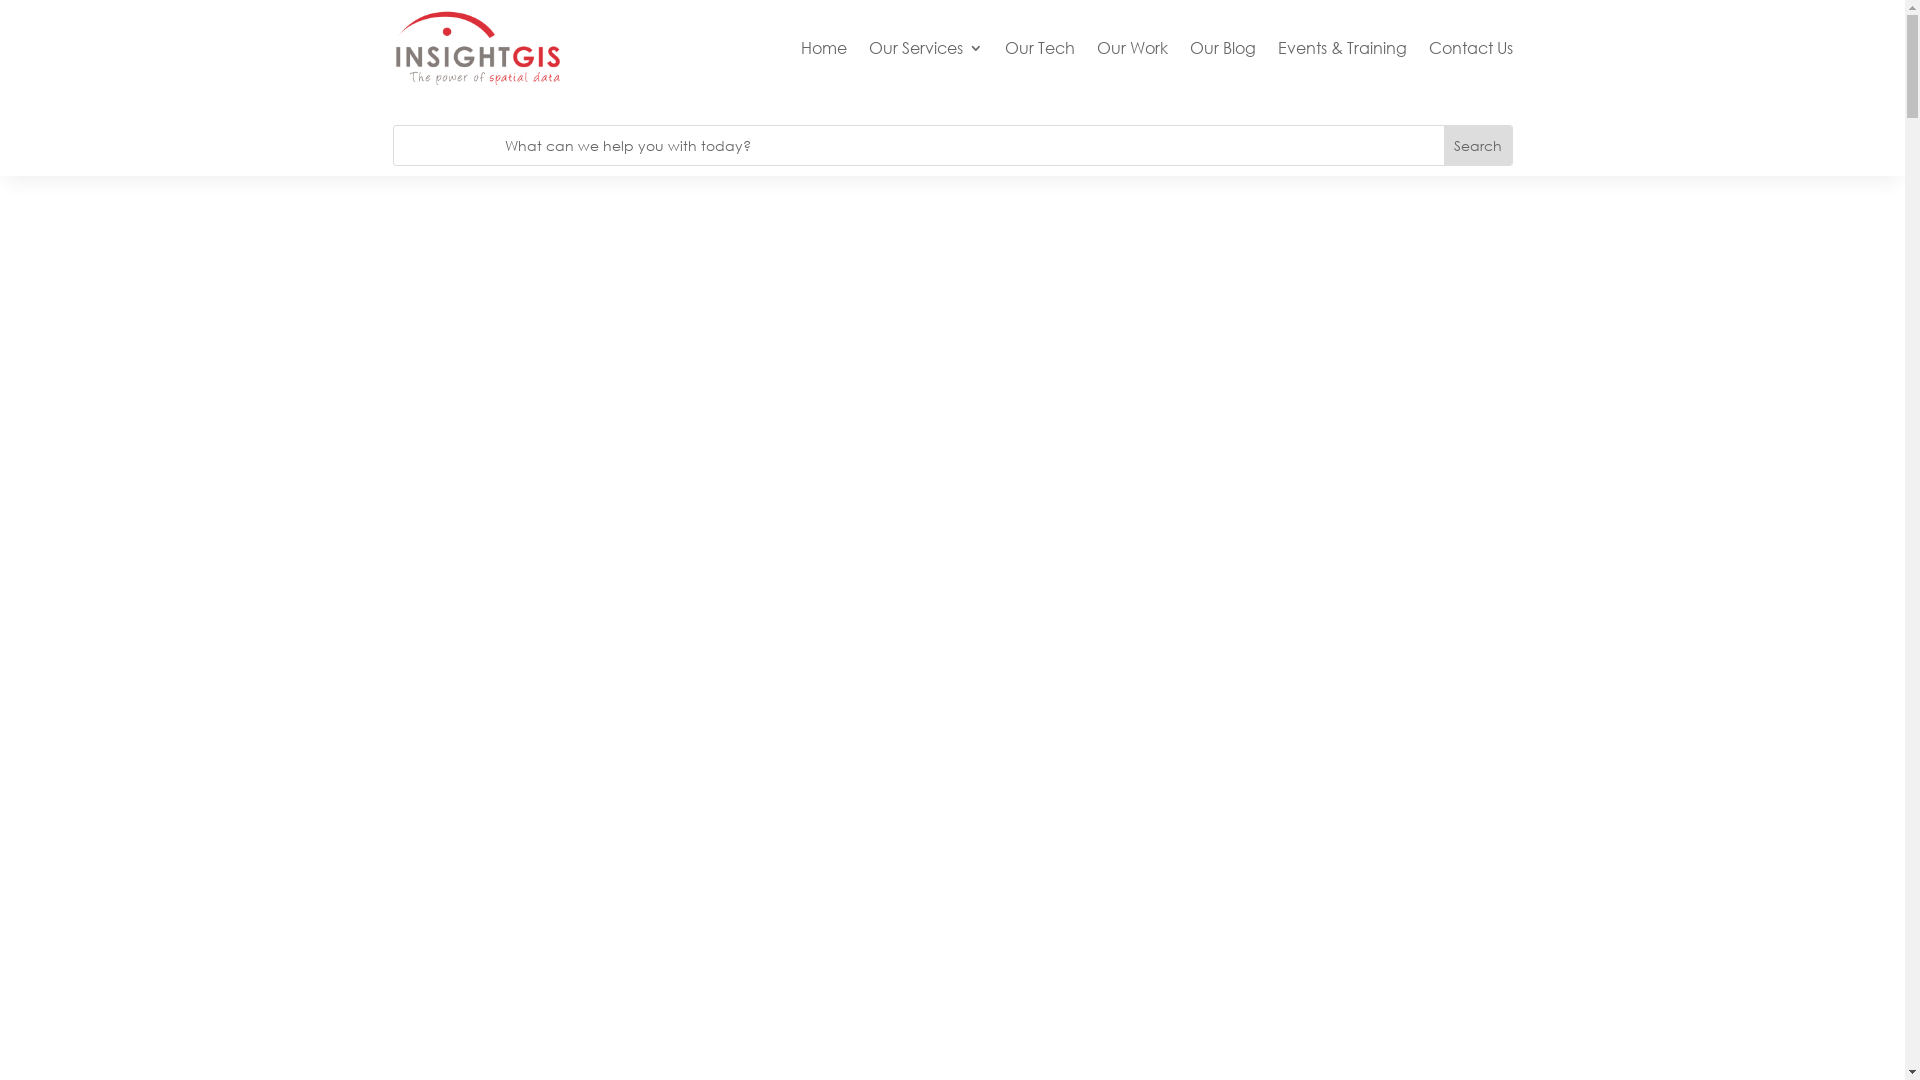 Image resolution: width=1920 pixels, height=1080 pixels. I want to click on 'Our Work', so click(1131, 47).